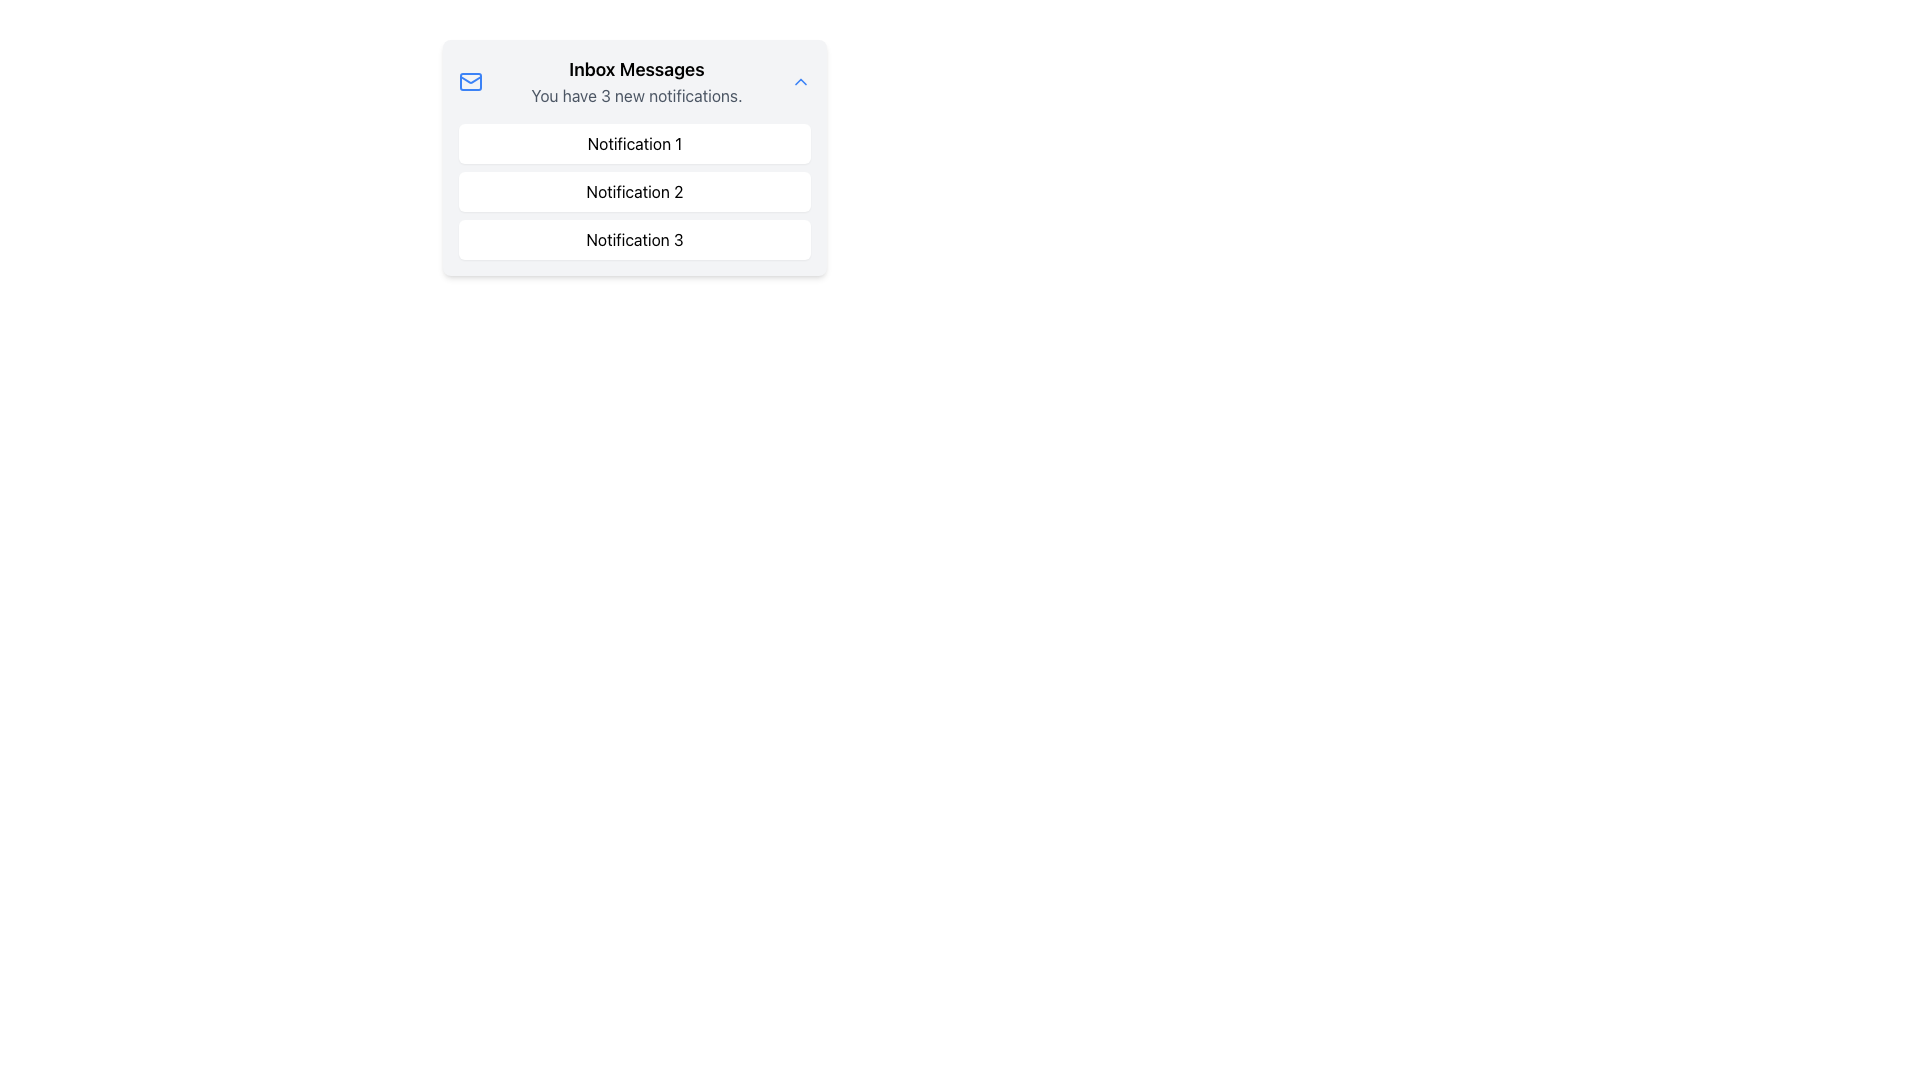  I want to click on the notification item labeled 'Notification 1' in the list, so click(633, 142).